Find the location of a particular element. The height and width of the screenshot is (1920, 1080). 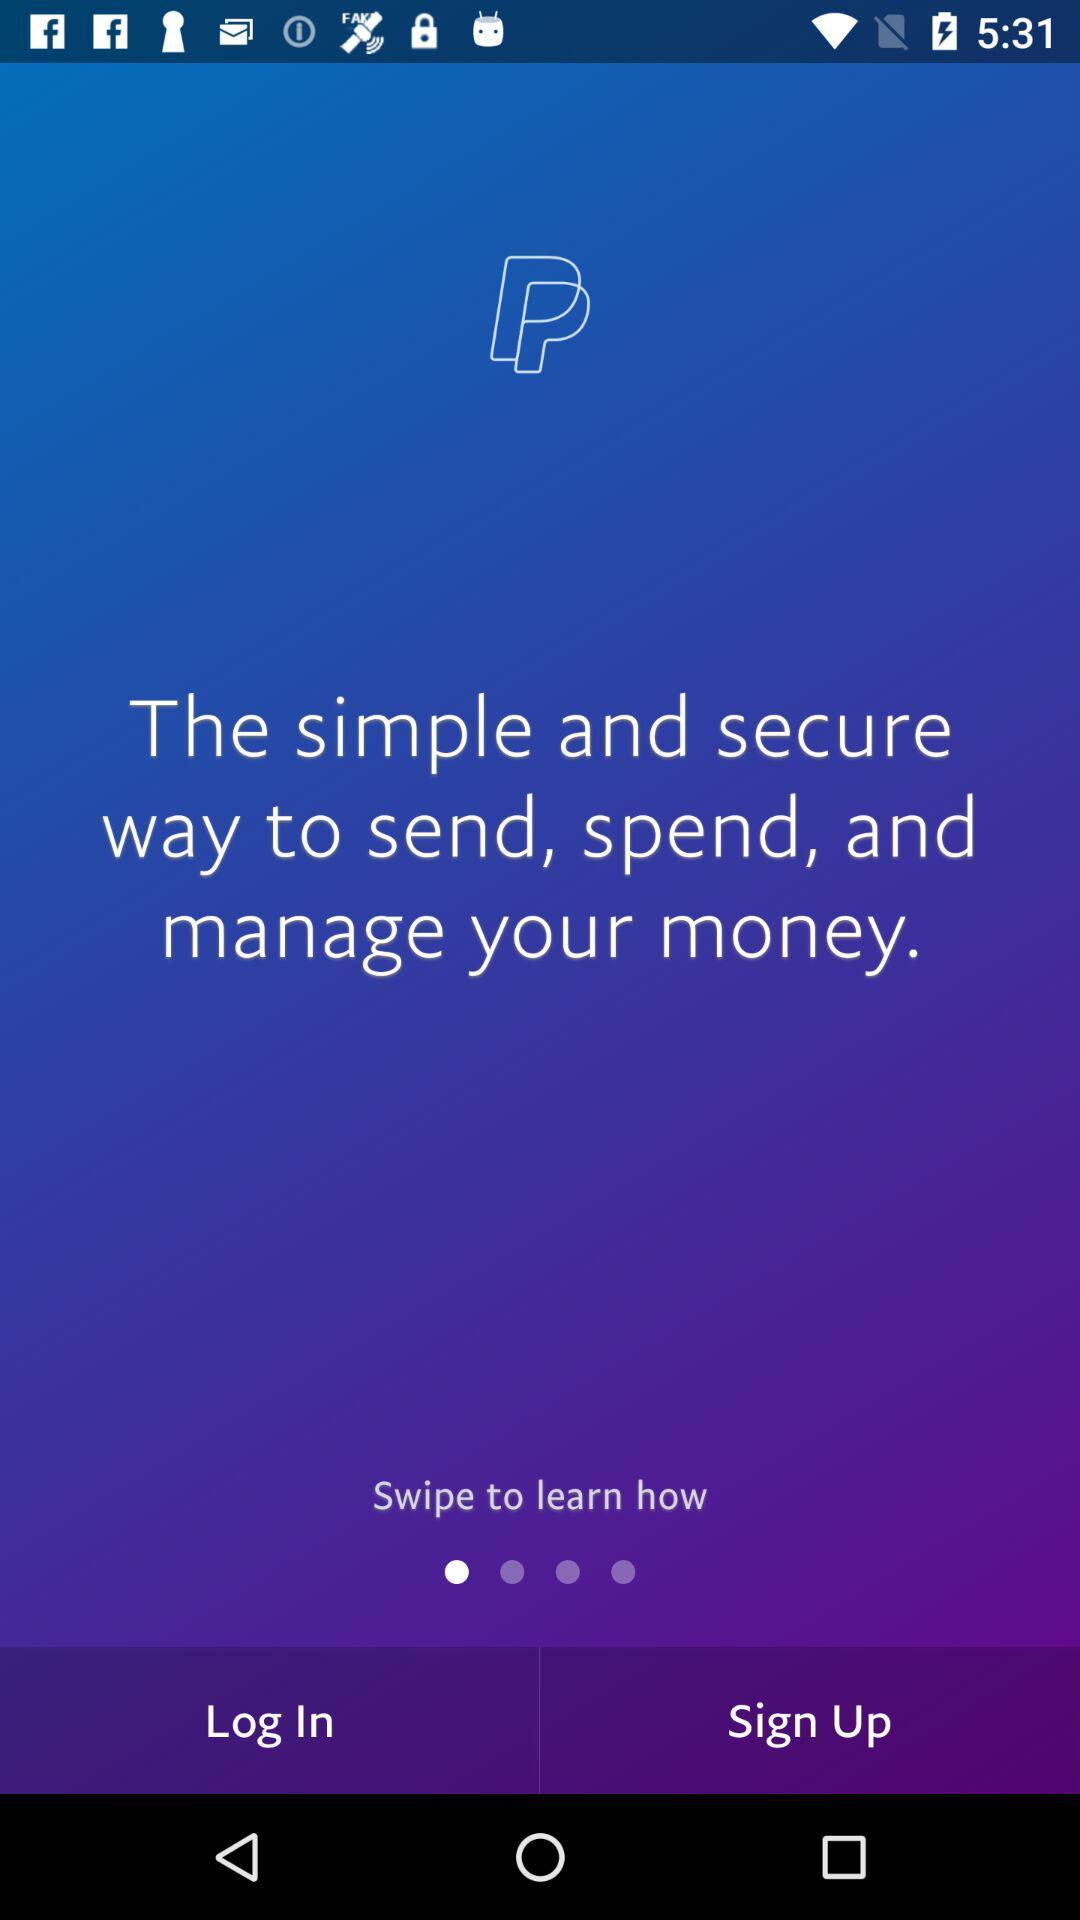

the sign up is located at coordinates (810, 1719).